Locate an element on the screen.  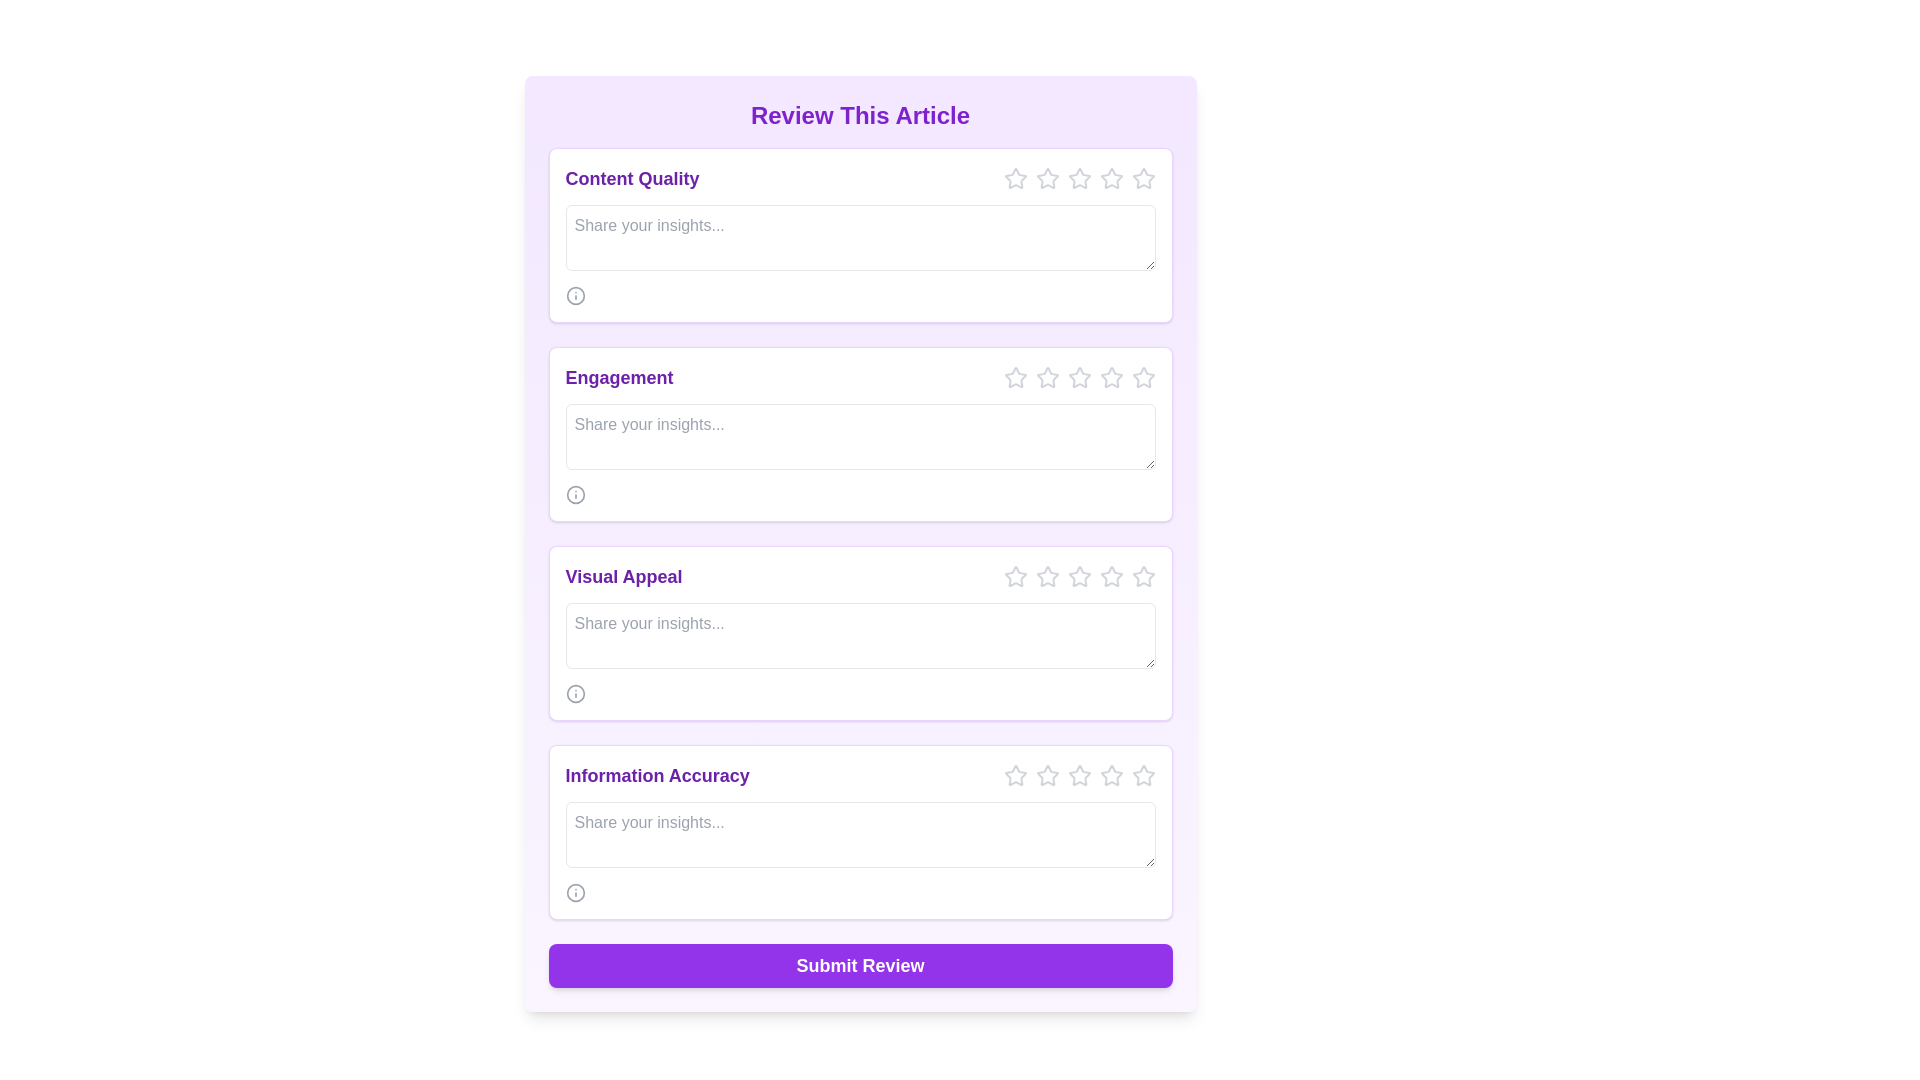
the interactive star icons in the 'Content Quality' rating section to trigger interaction effects is located at coordinates (860, 177).